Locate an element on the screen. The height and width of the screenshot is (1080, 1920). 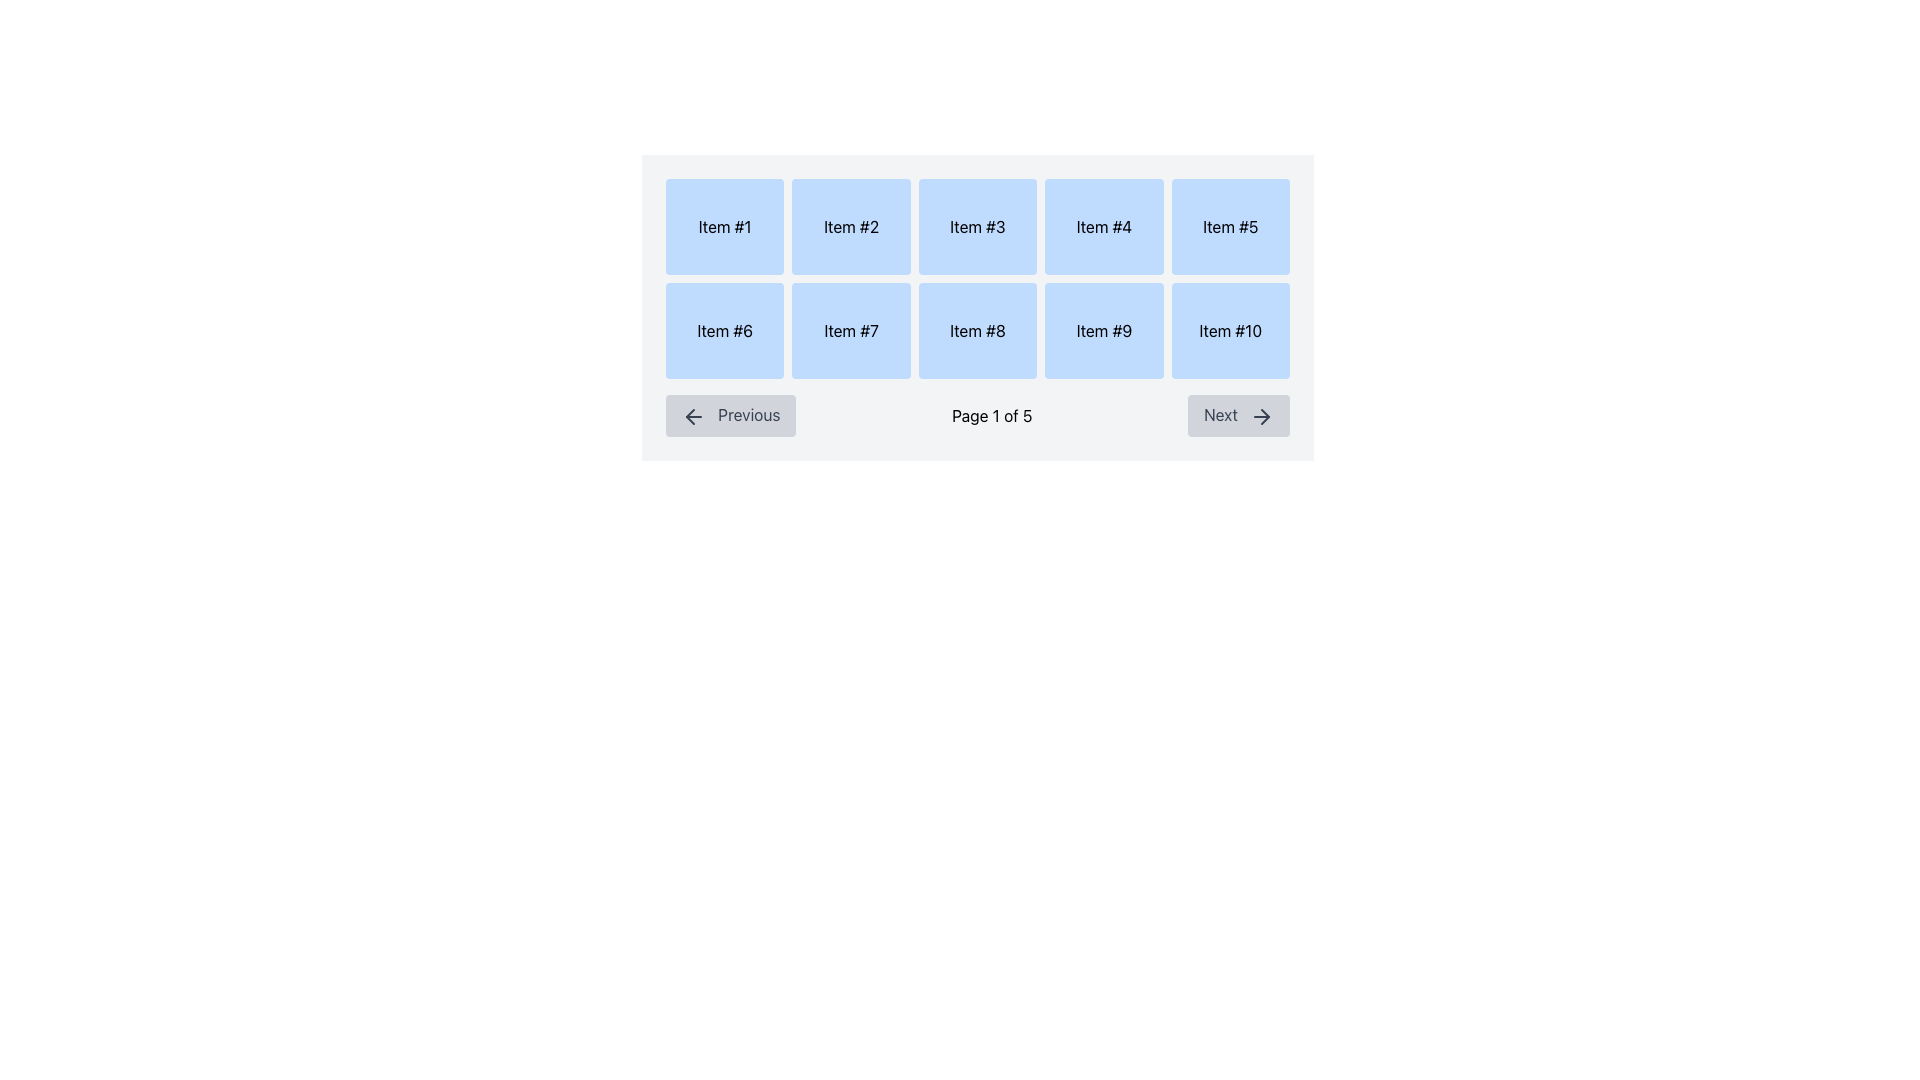
the text label displaying 'Item #10', which is styled with a dark color font on a blue background, located in the second row, fifth column of a 2x5 grid layout is located at coordinates (1229, 330).